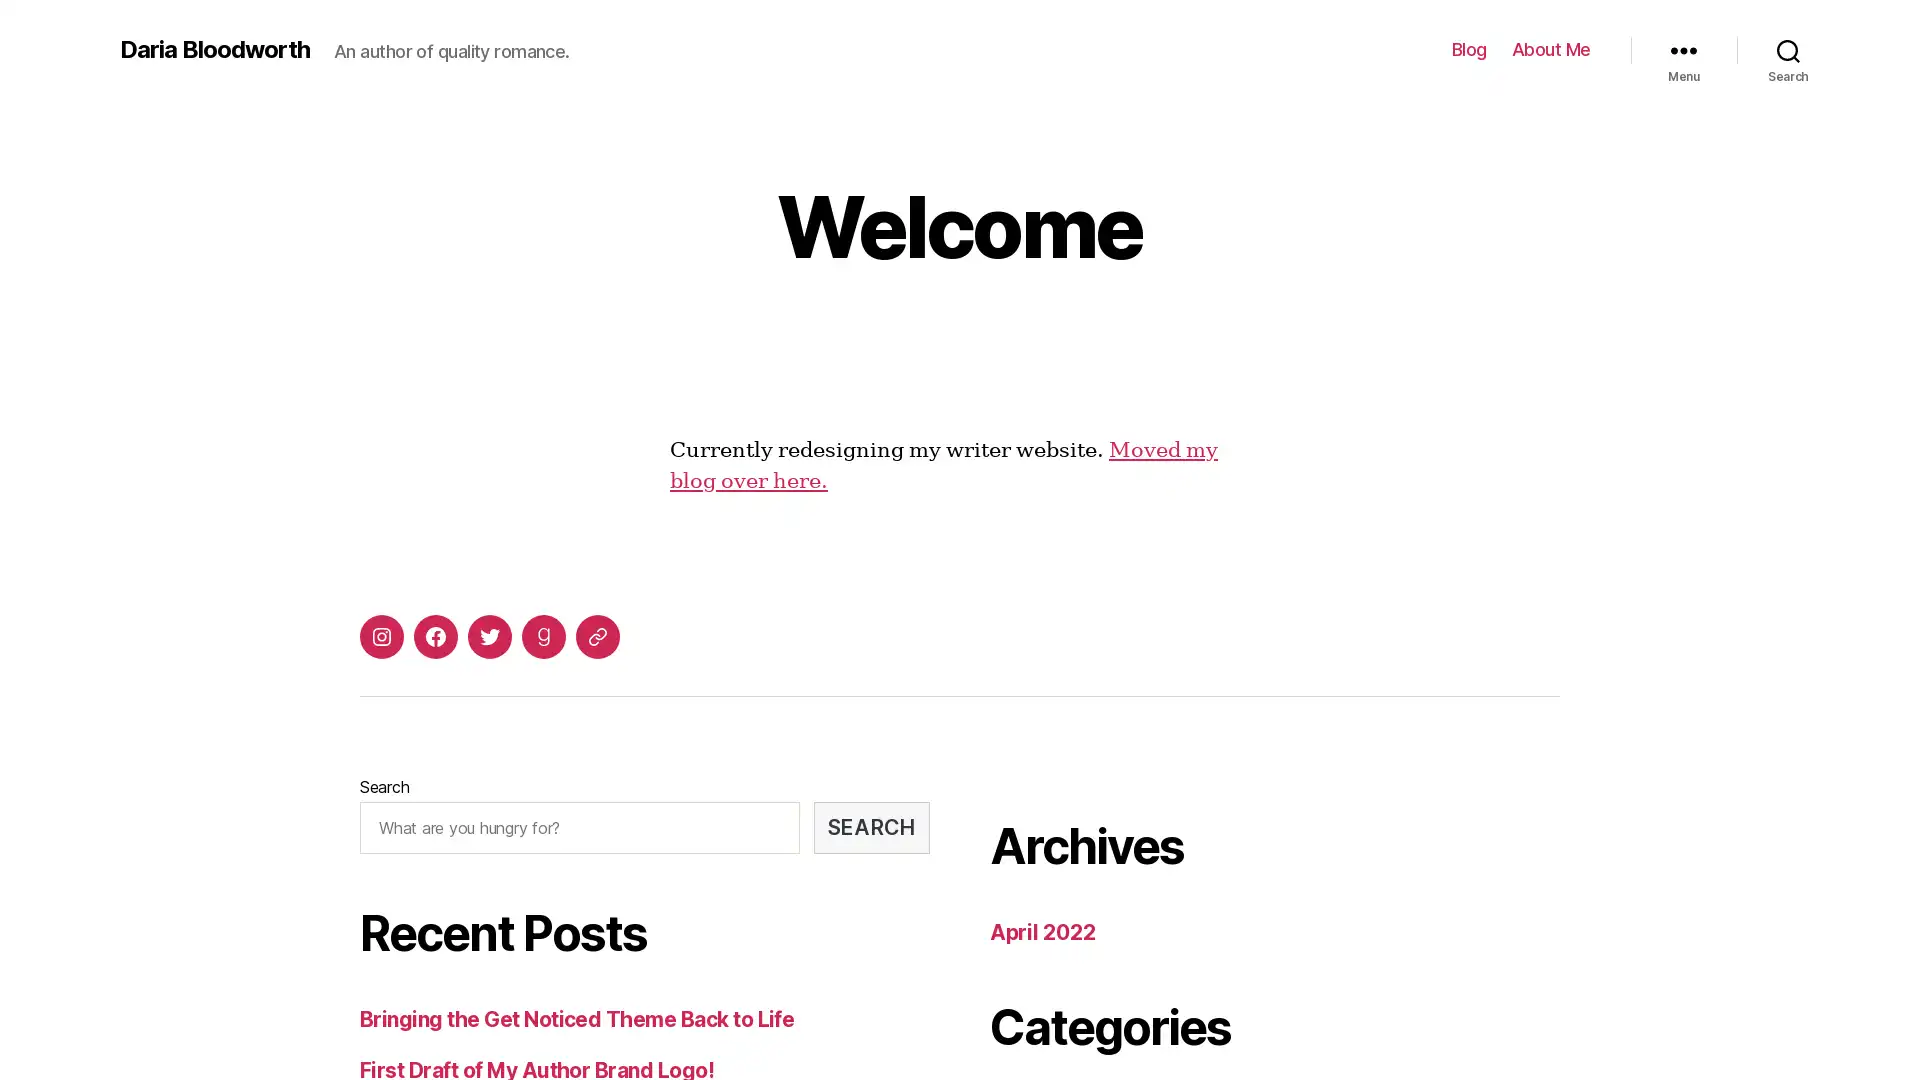 This screenshot has width=1920, height=1080. I want to click on SEARCH, so click(871, 826).